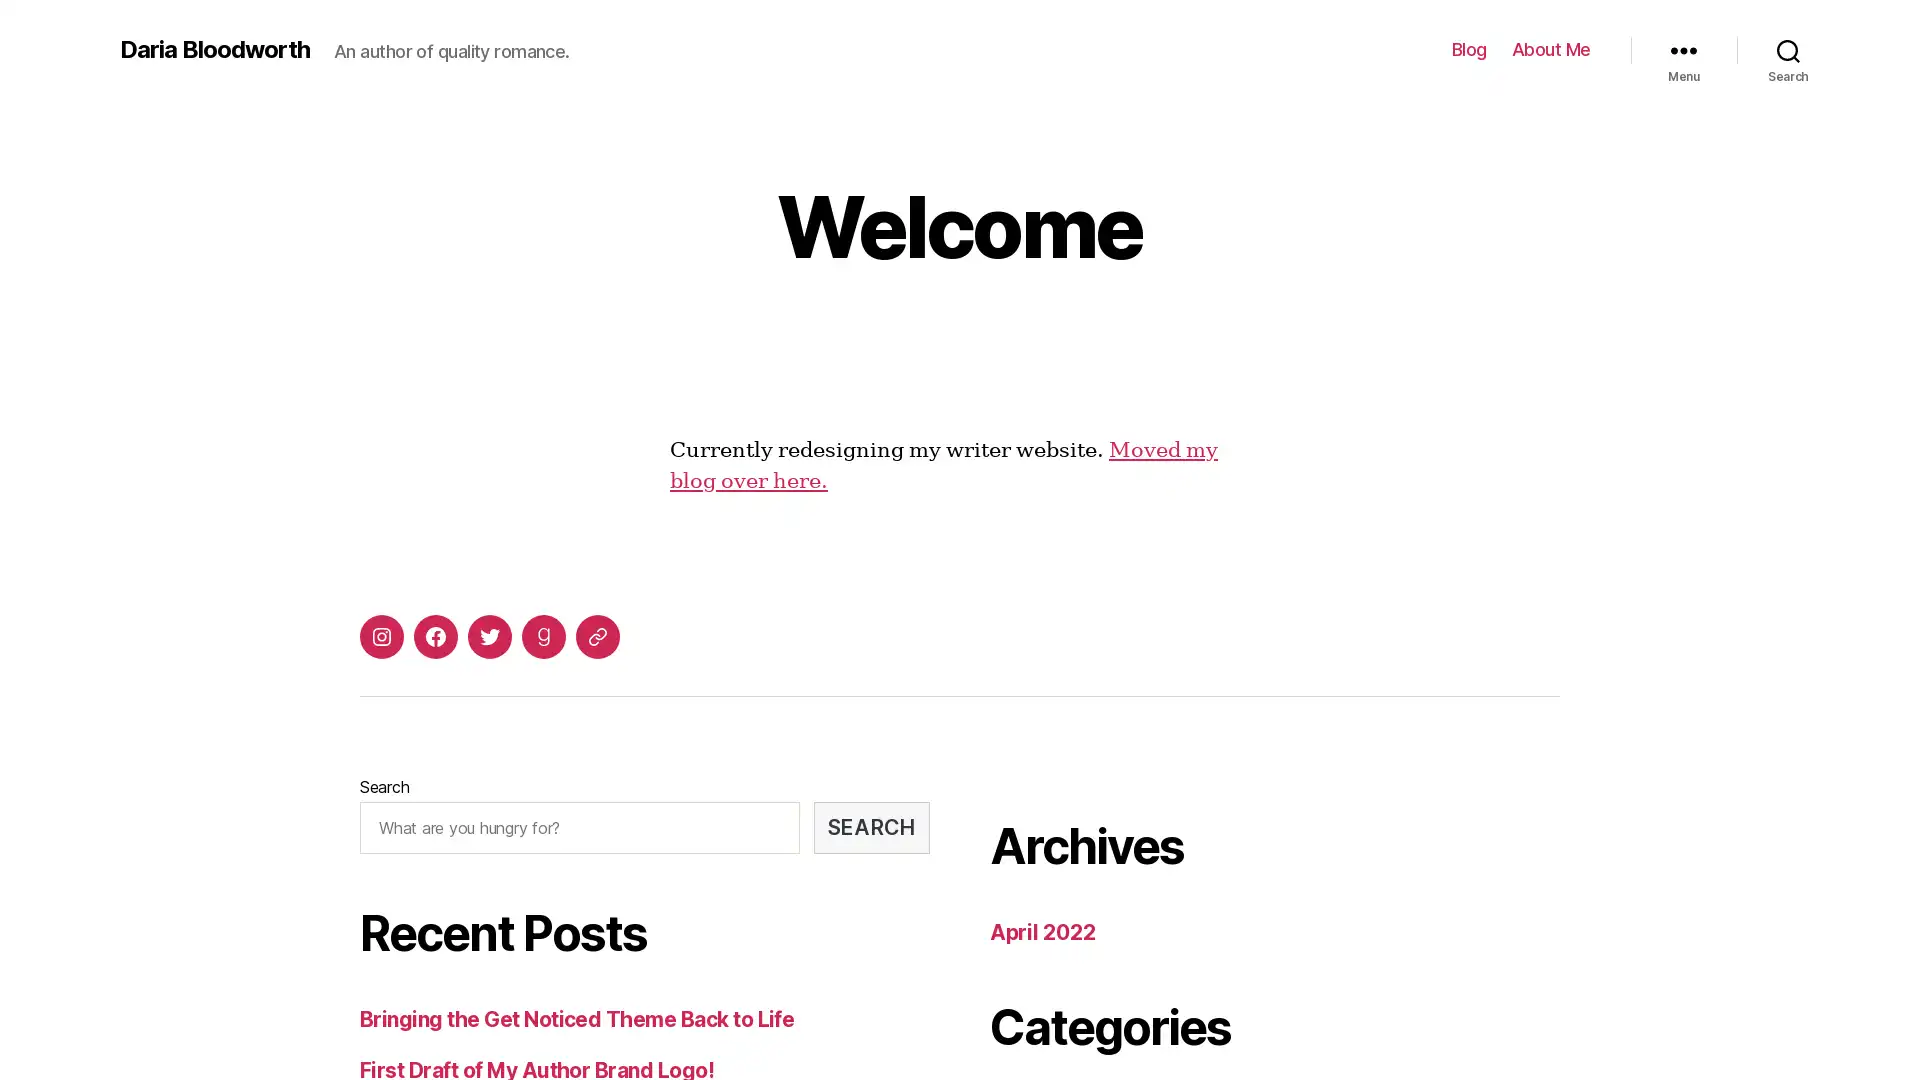 This screenshot has width=1920, height=1080. I want to click on SEARCH, so click(871, 826).